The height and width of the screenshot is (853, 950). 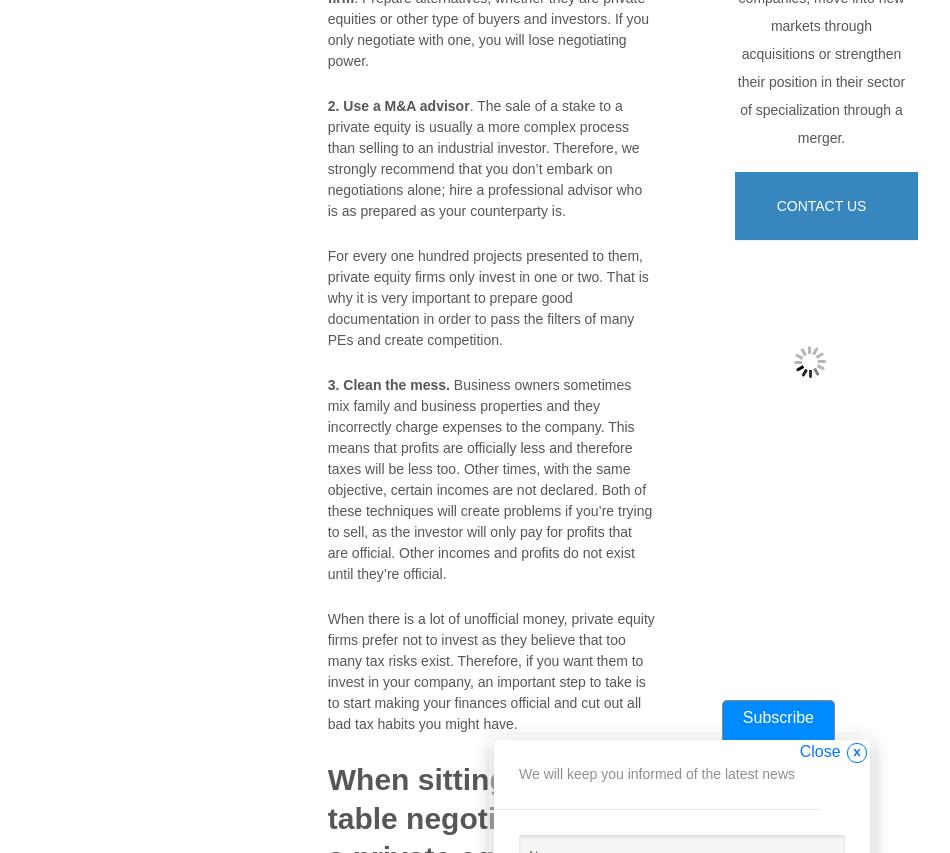 I want to click on 'Subscribe', so click(x=776, y=717).